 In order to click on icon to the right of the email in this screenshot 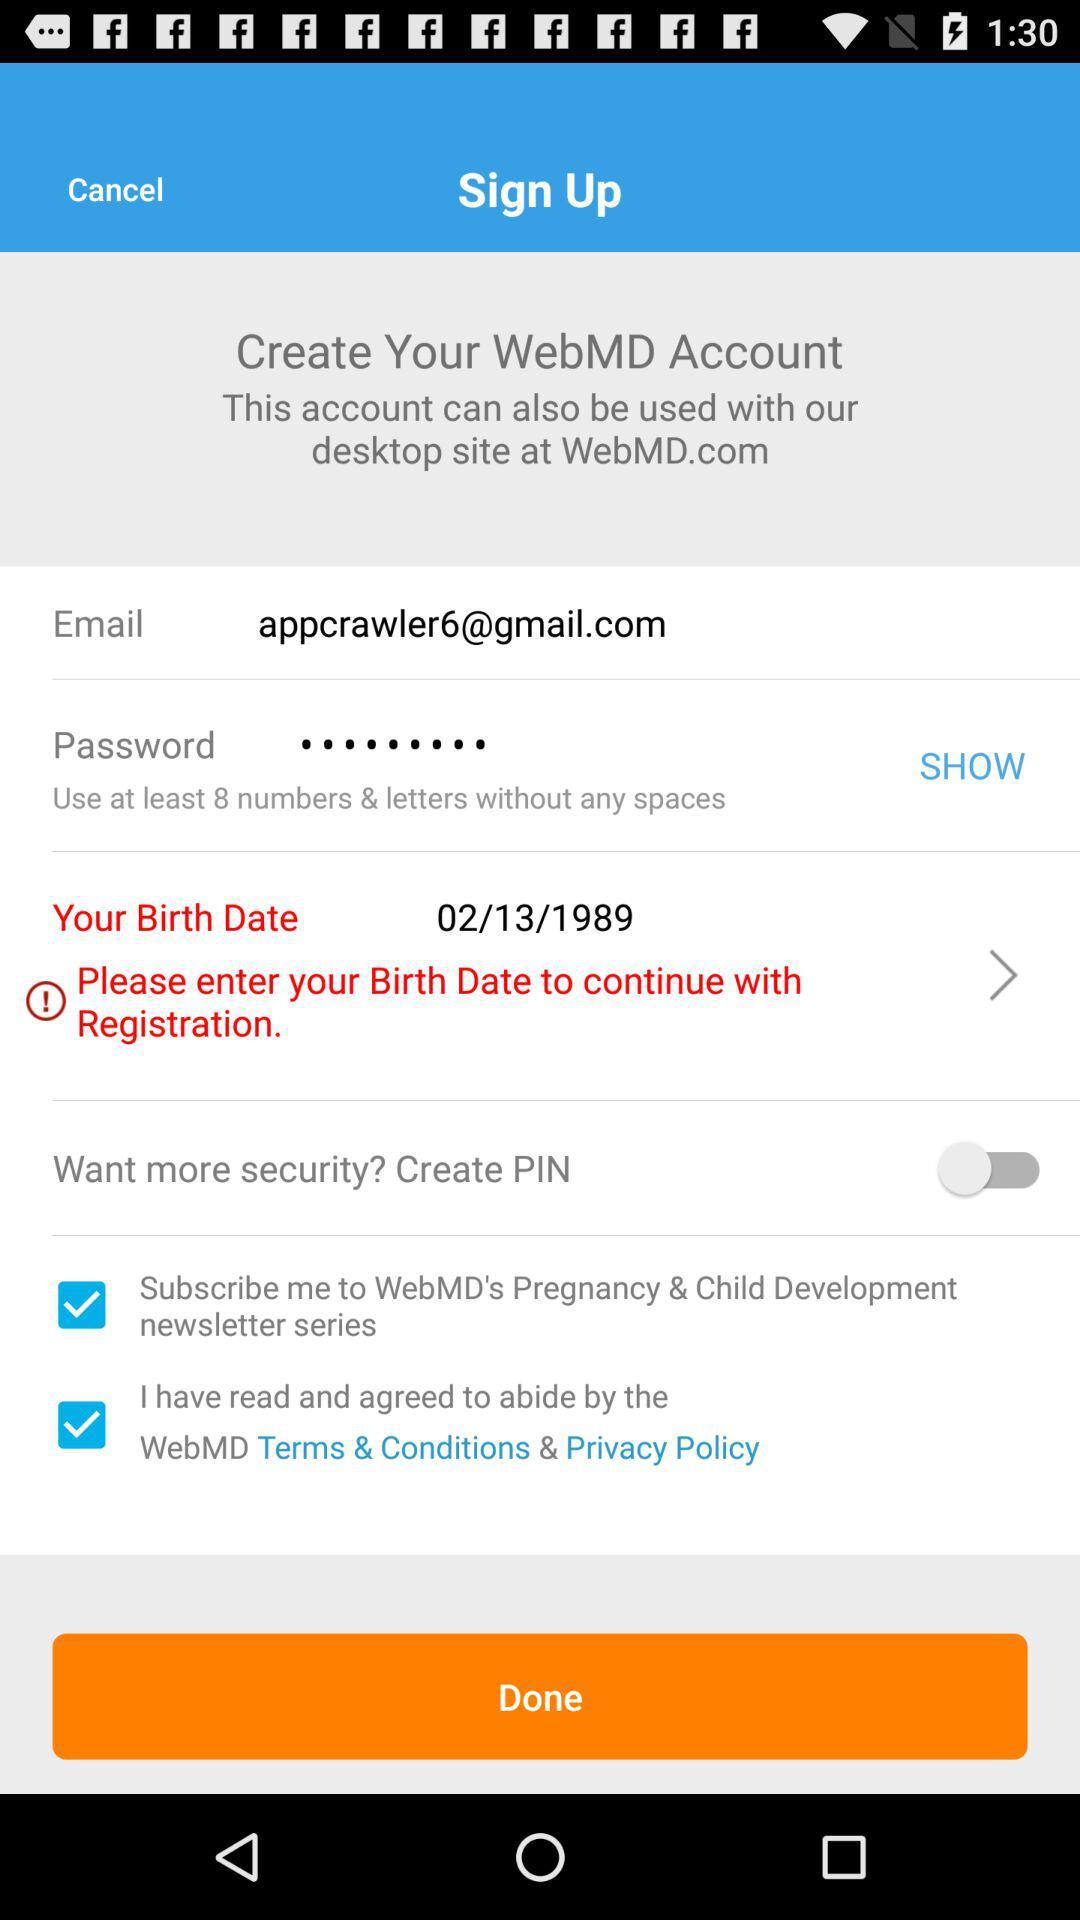, I will do `click(668, 621)`.